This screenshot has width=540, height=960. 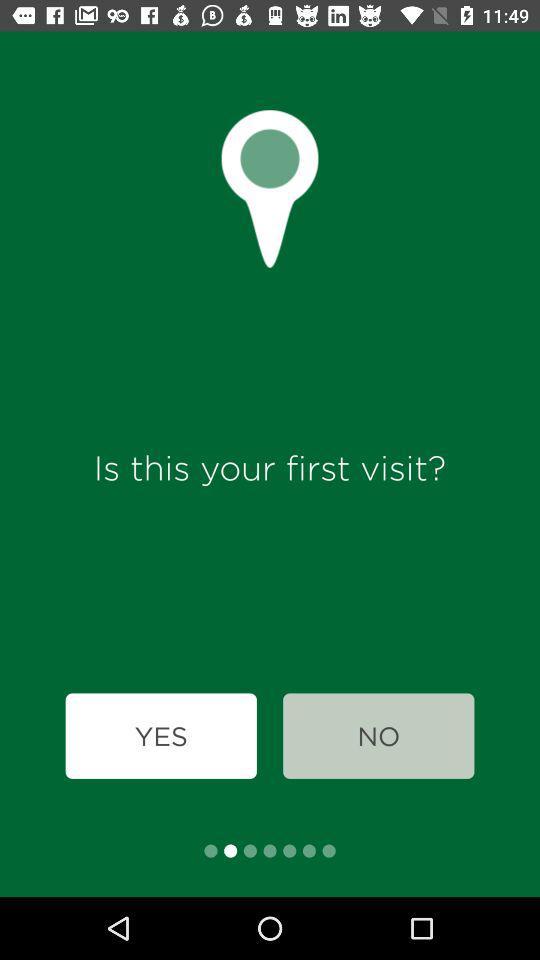 What do you see at coordinates (378, 735) in the screenshot?
I see `the icon below is this your icon` at bounding box center [378, 735].